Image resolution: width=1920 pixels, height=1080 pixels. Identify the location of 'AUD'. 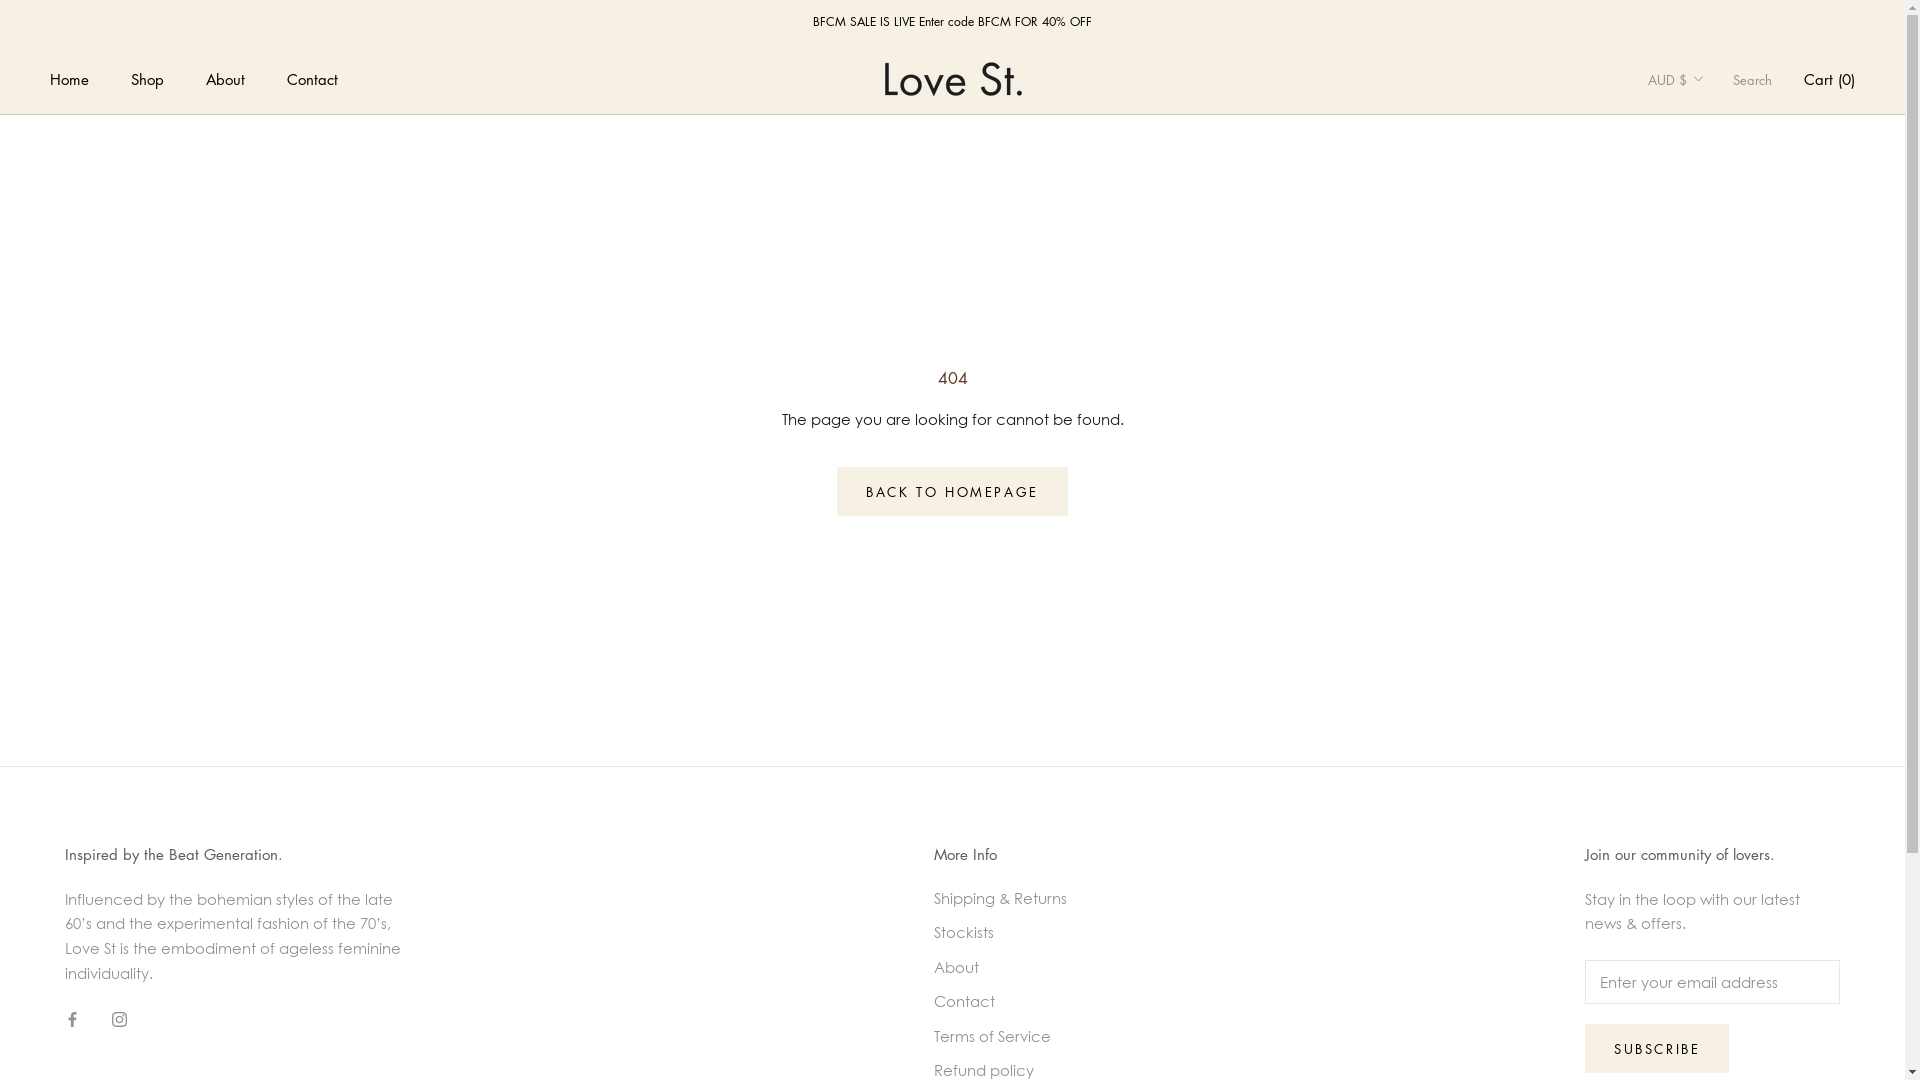
(1707, 282).